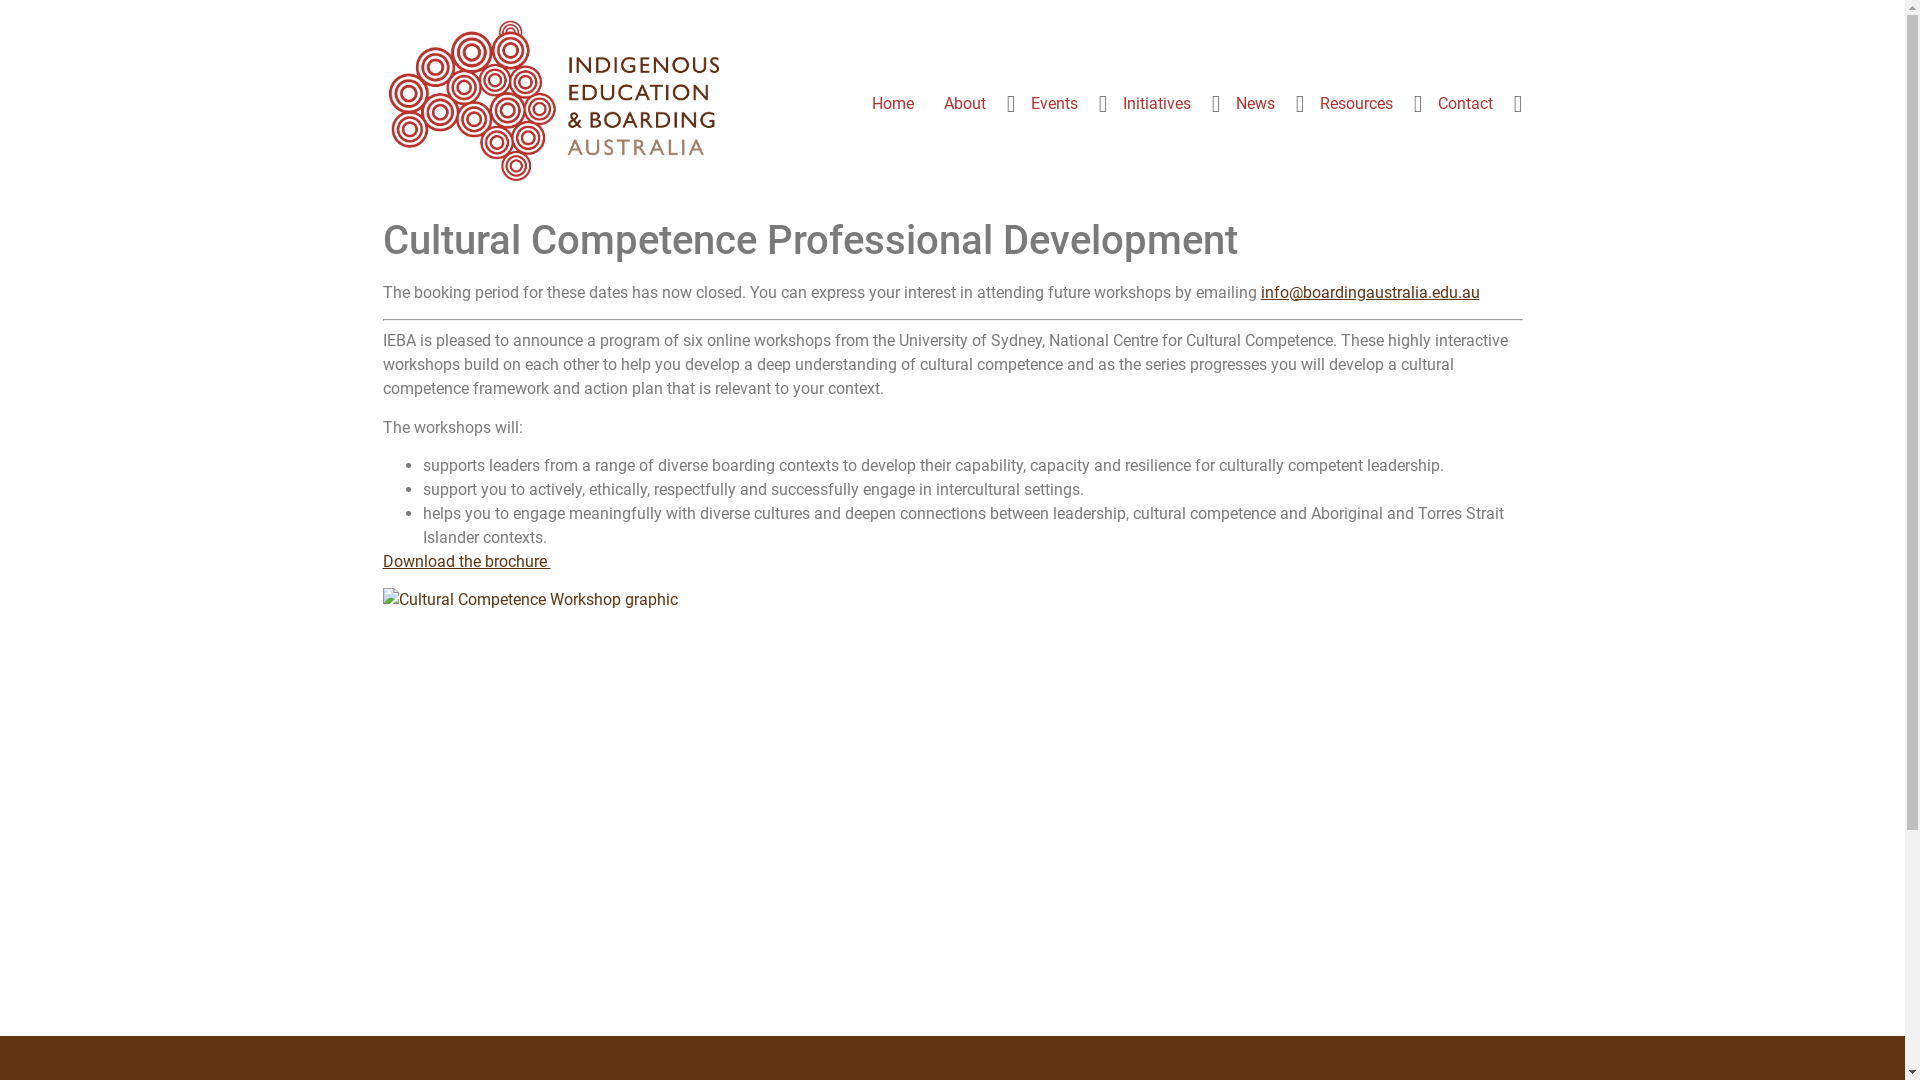  I want to click on 'Events', so click(1053, 104).